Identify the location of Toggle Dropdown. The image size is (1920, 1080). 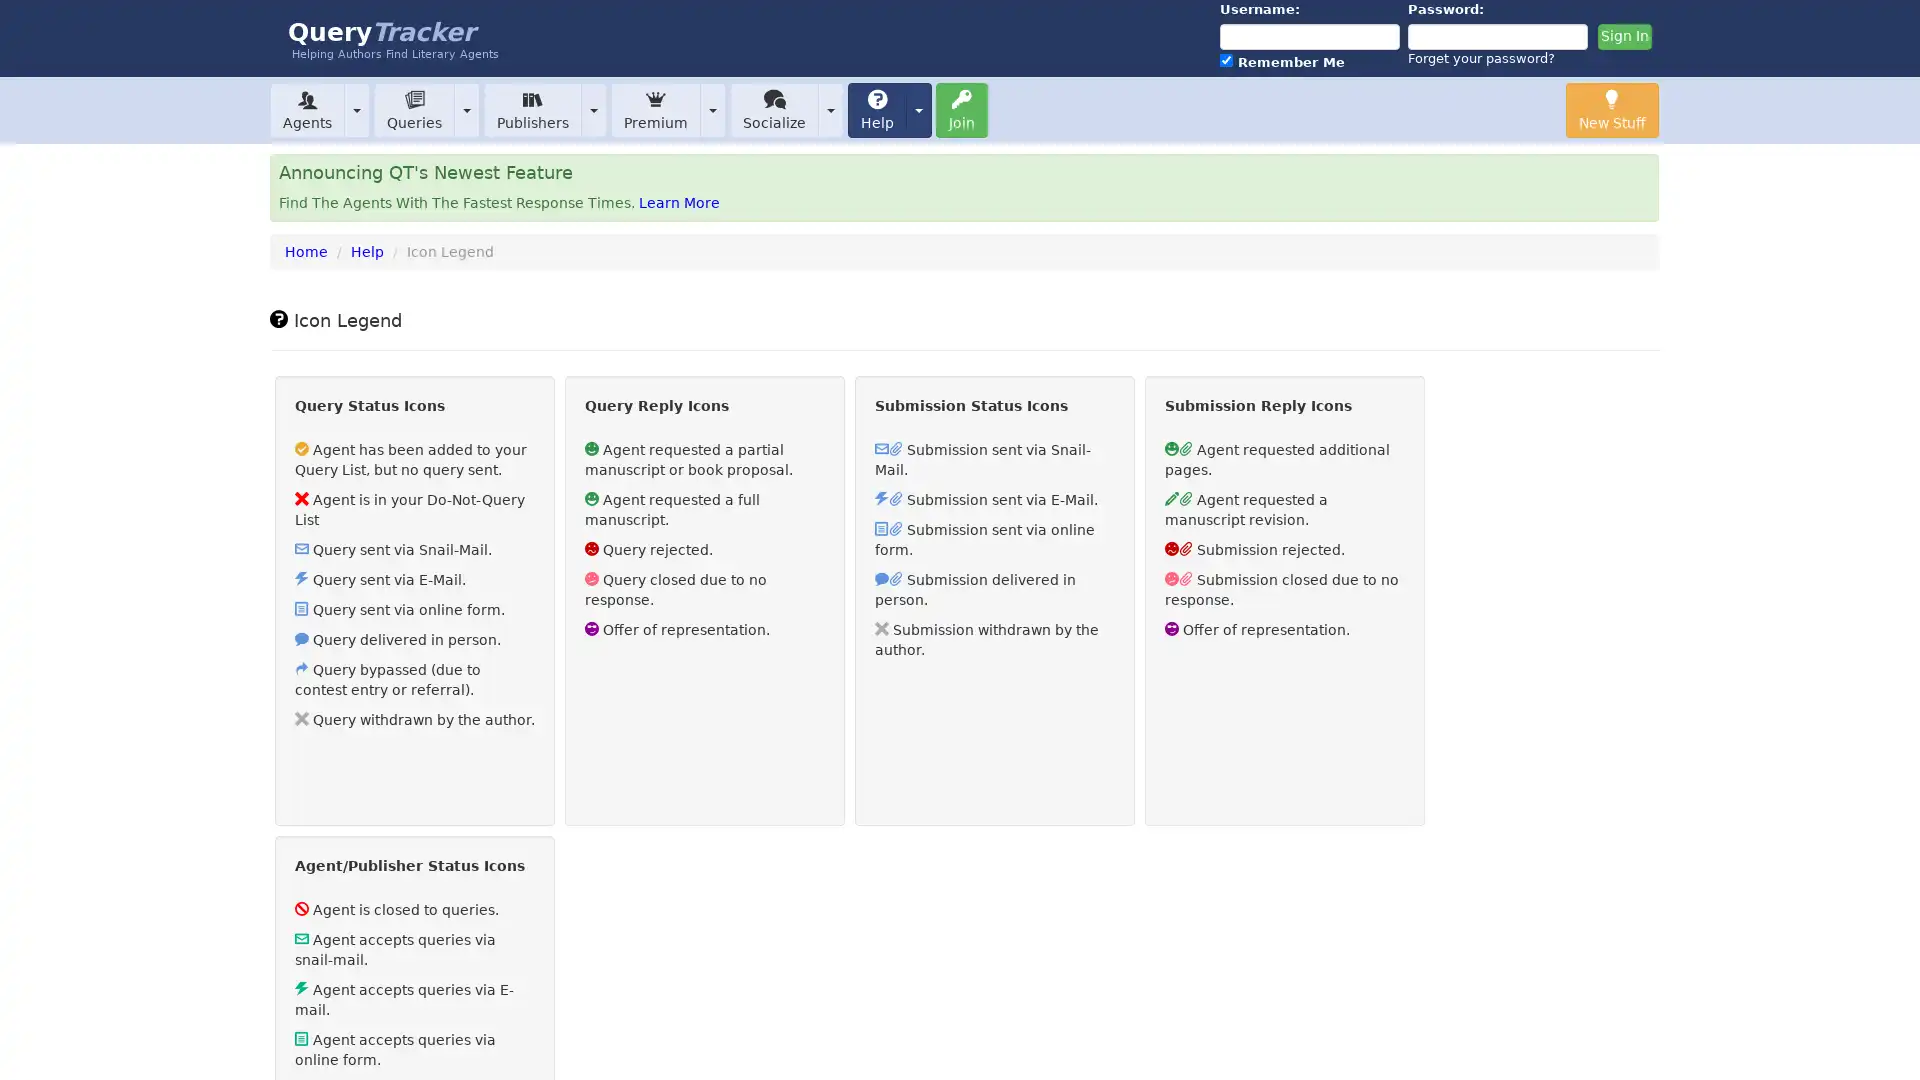
(830, 109).